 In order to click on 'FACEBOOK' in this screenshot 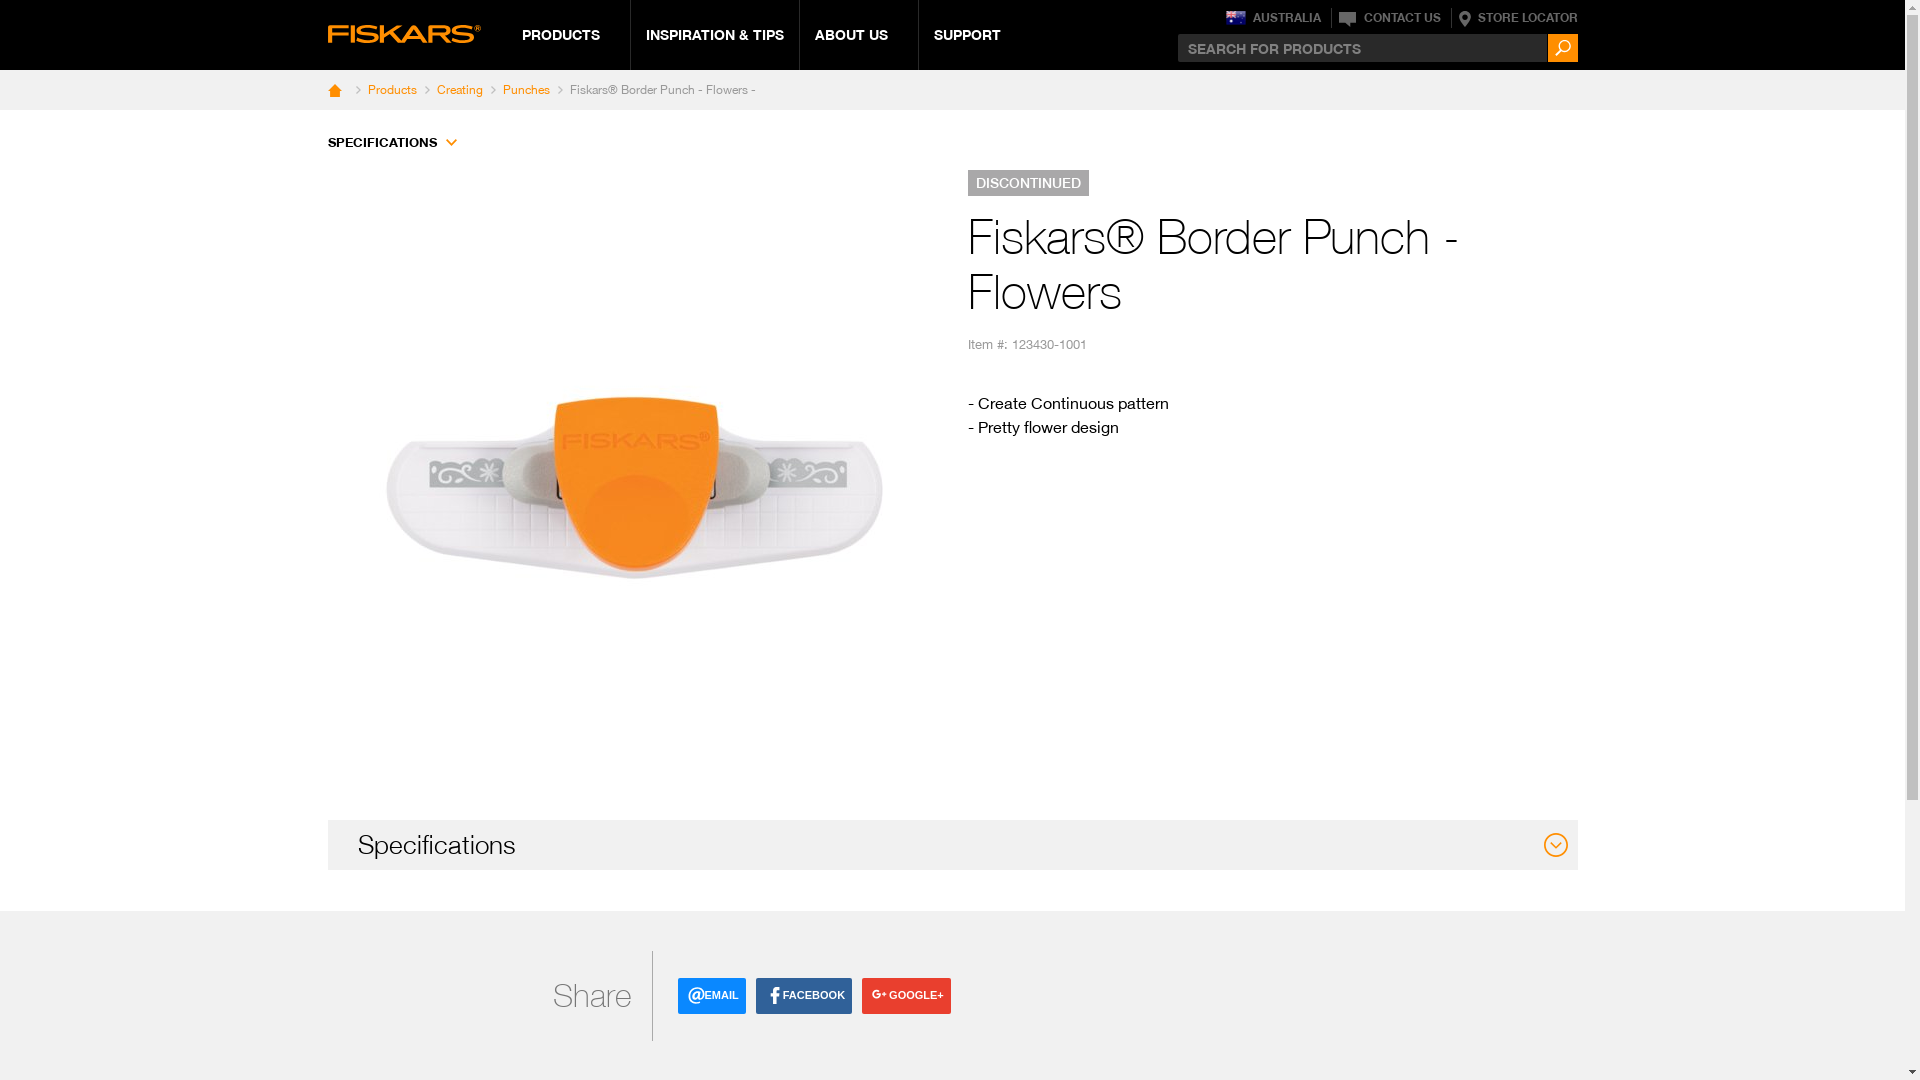, I will do `click(803, 995)`.